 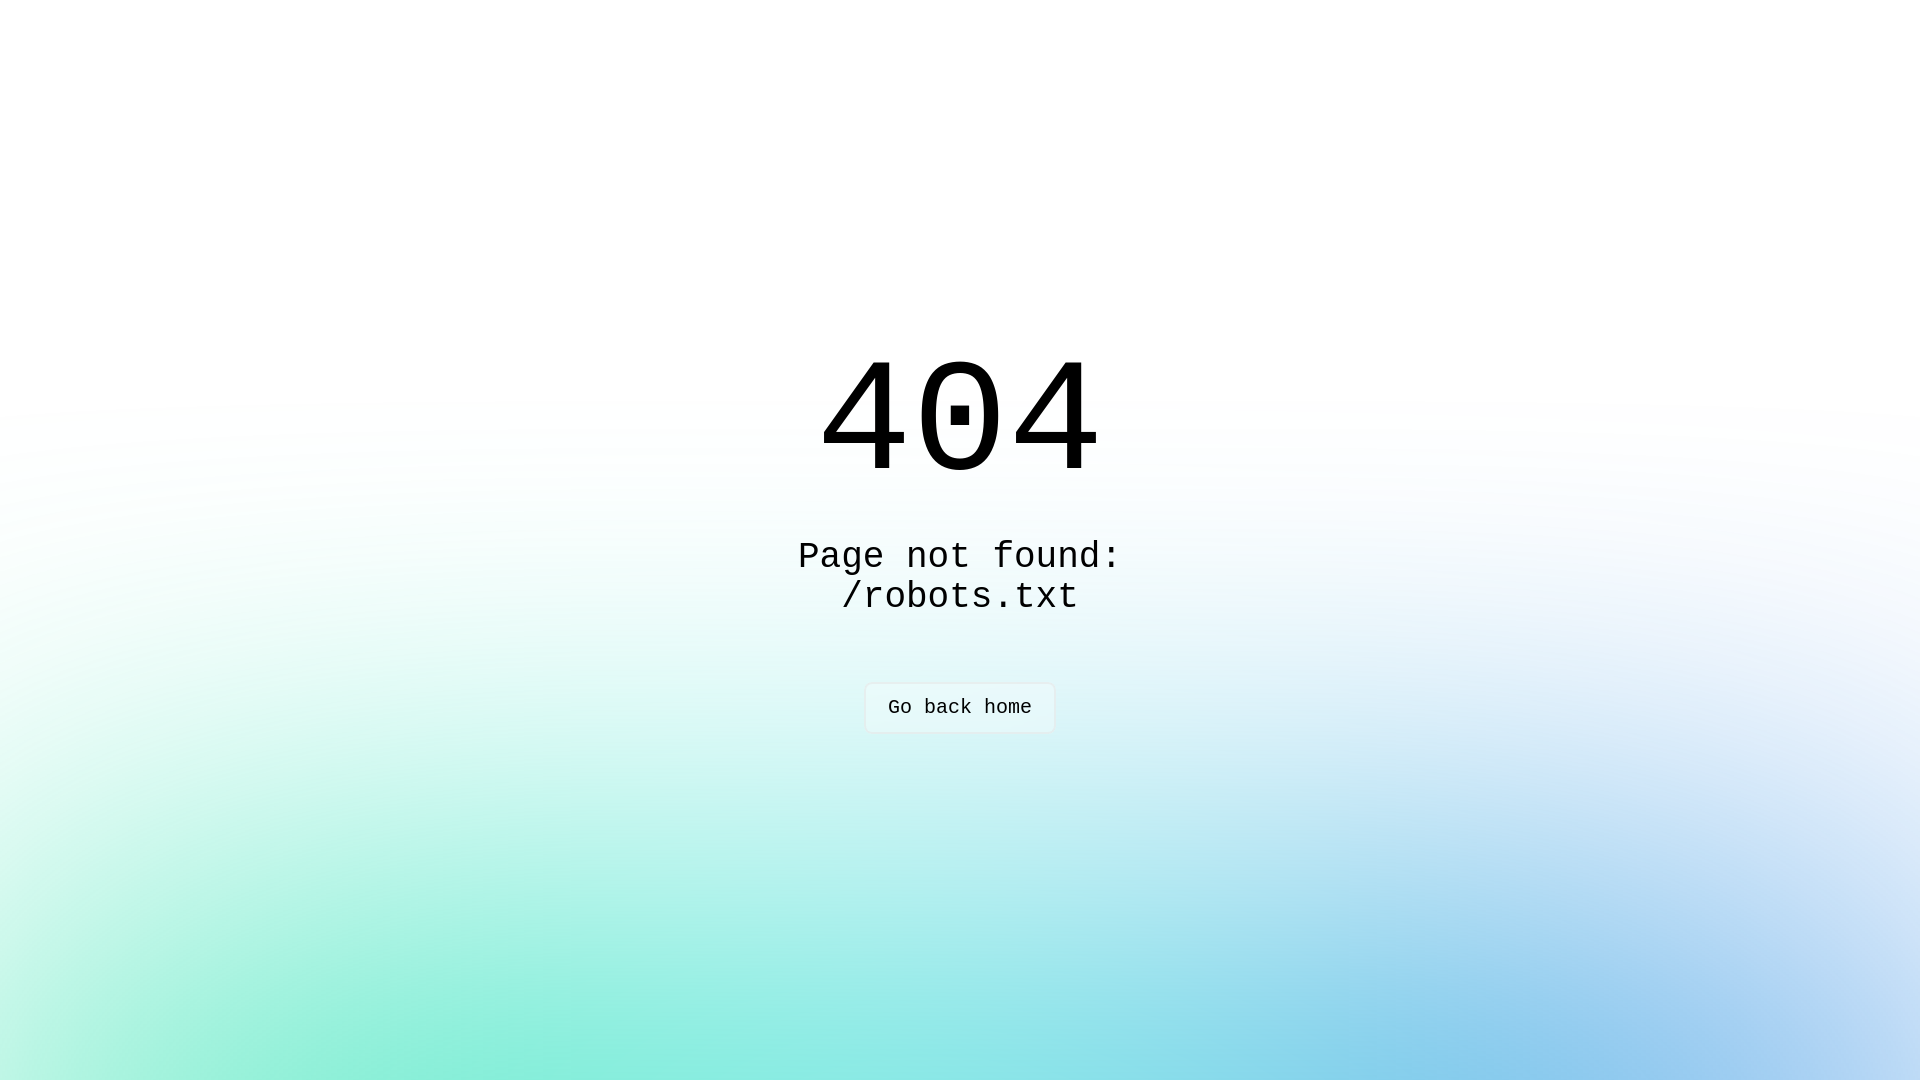 I want to click on 'Go back home', so click(x=864, y=707).